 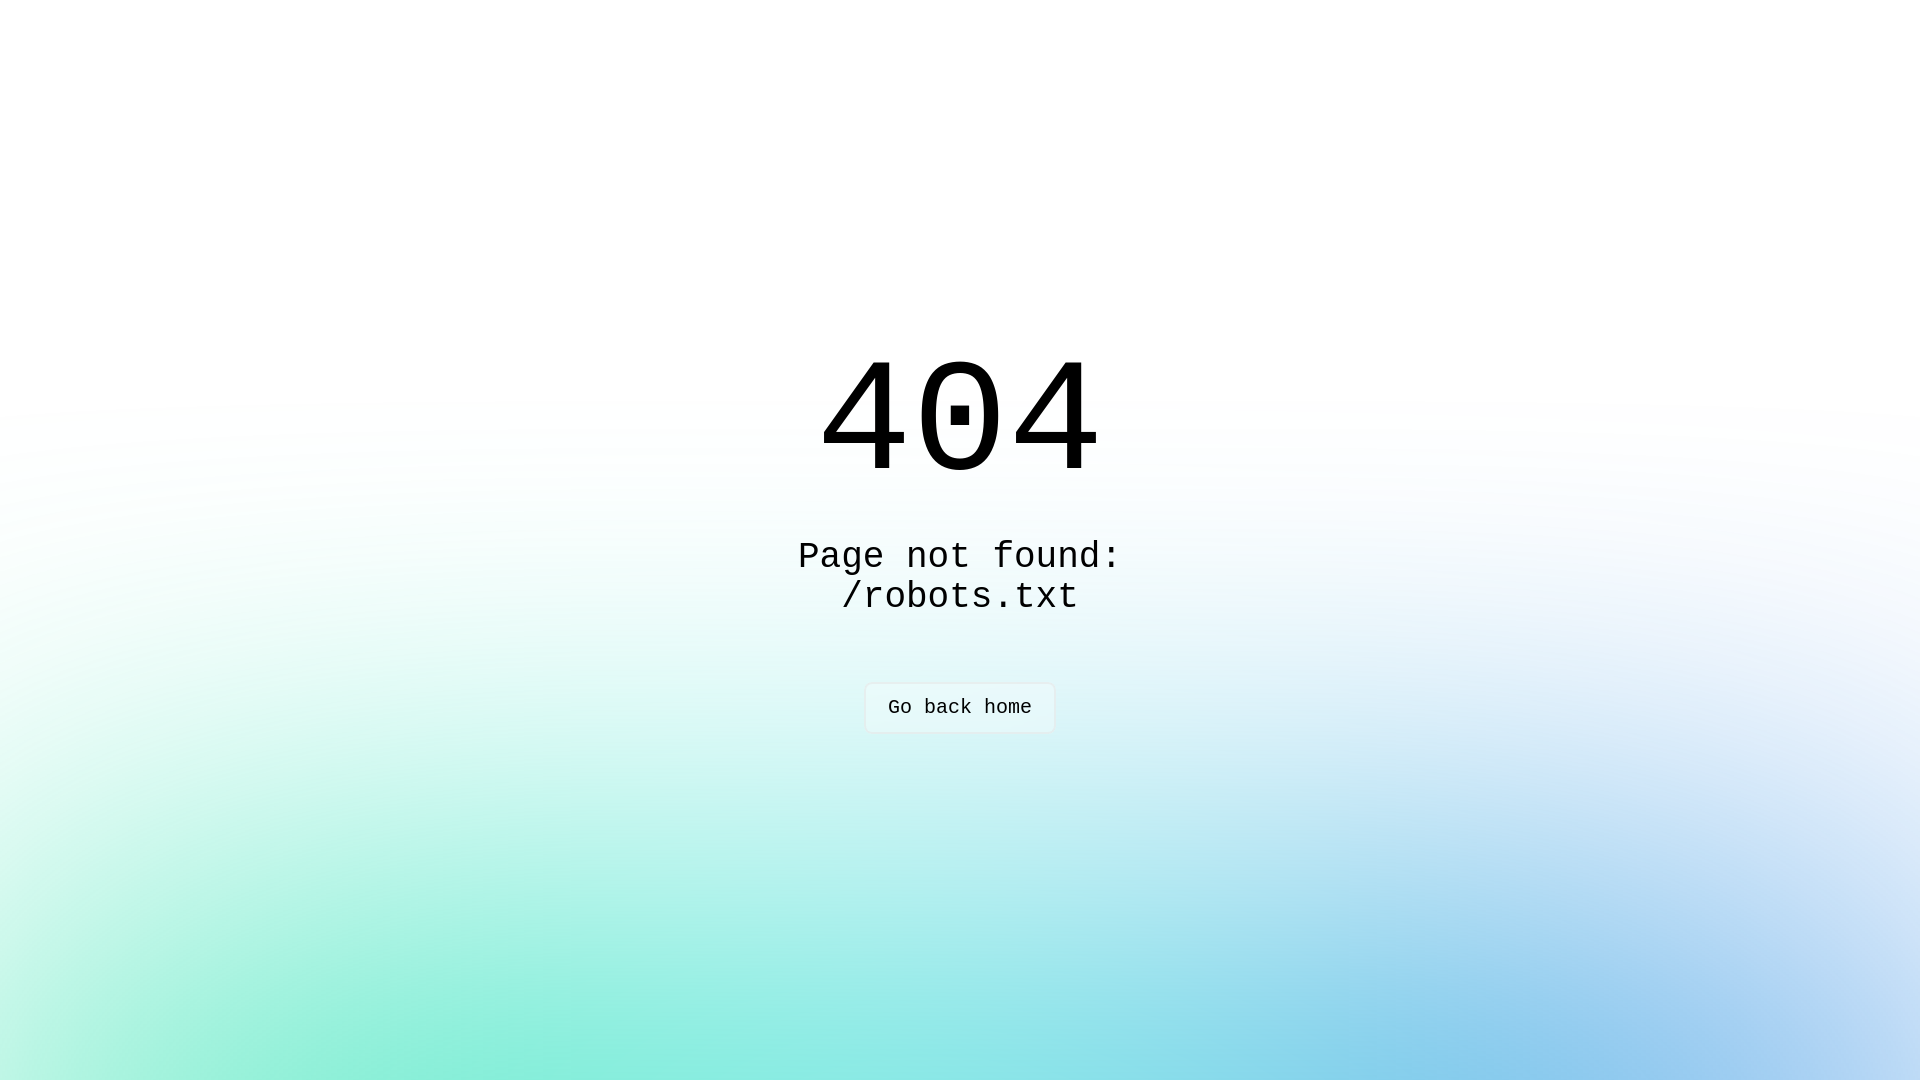 I want to click on 'Go back home', so click(x=864, y=707).